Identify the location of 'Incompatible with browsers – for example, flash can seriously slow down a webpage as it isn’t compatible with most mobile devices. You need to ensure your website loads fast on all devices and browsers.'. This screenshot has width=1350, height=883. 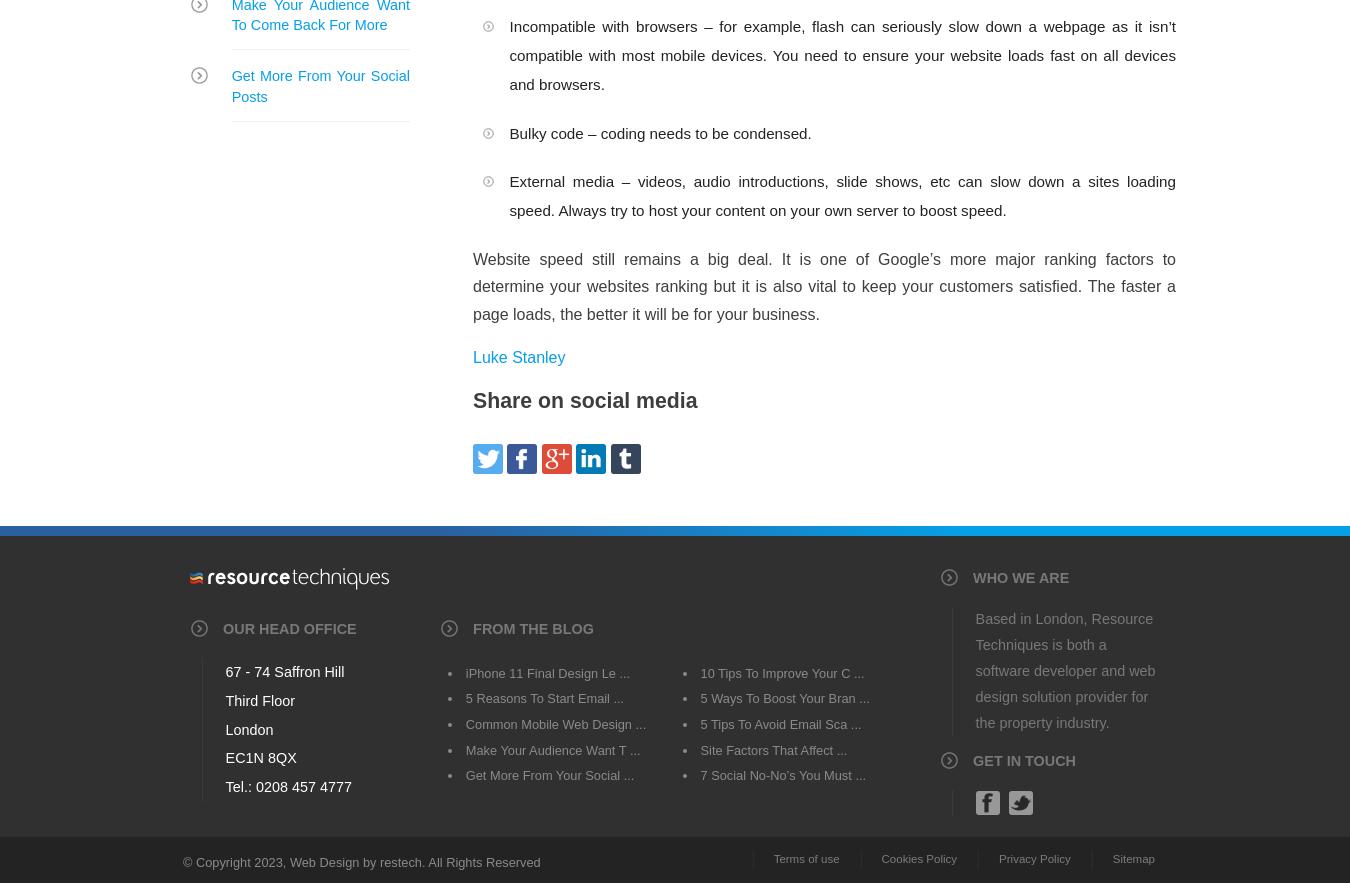
(842, 53).